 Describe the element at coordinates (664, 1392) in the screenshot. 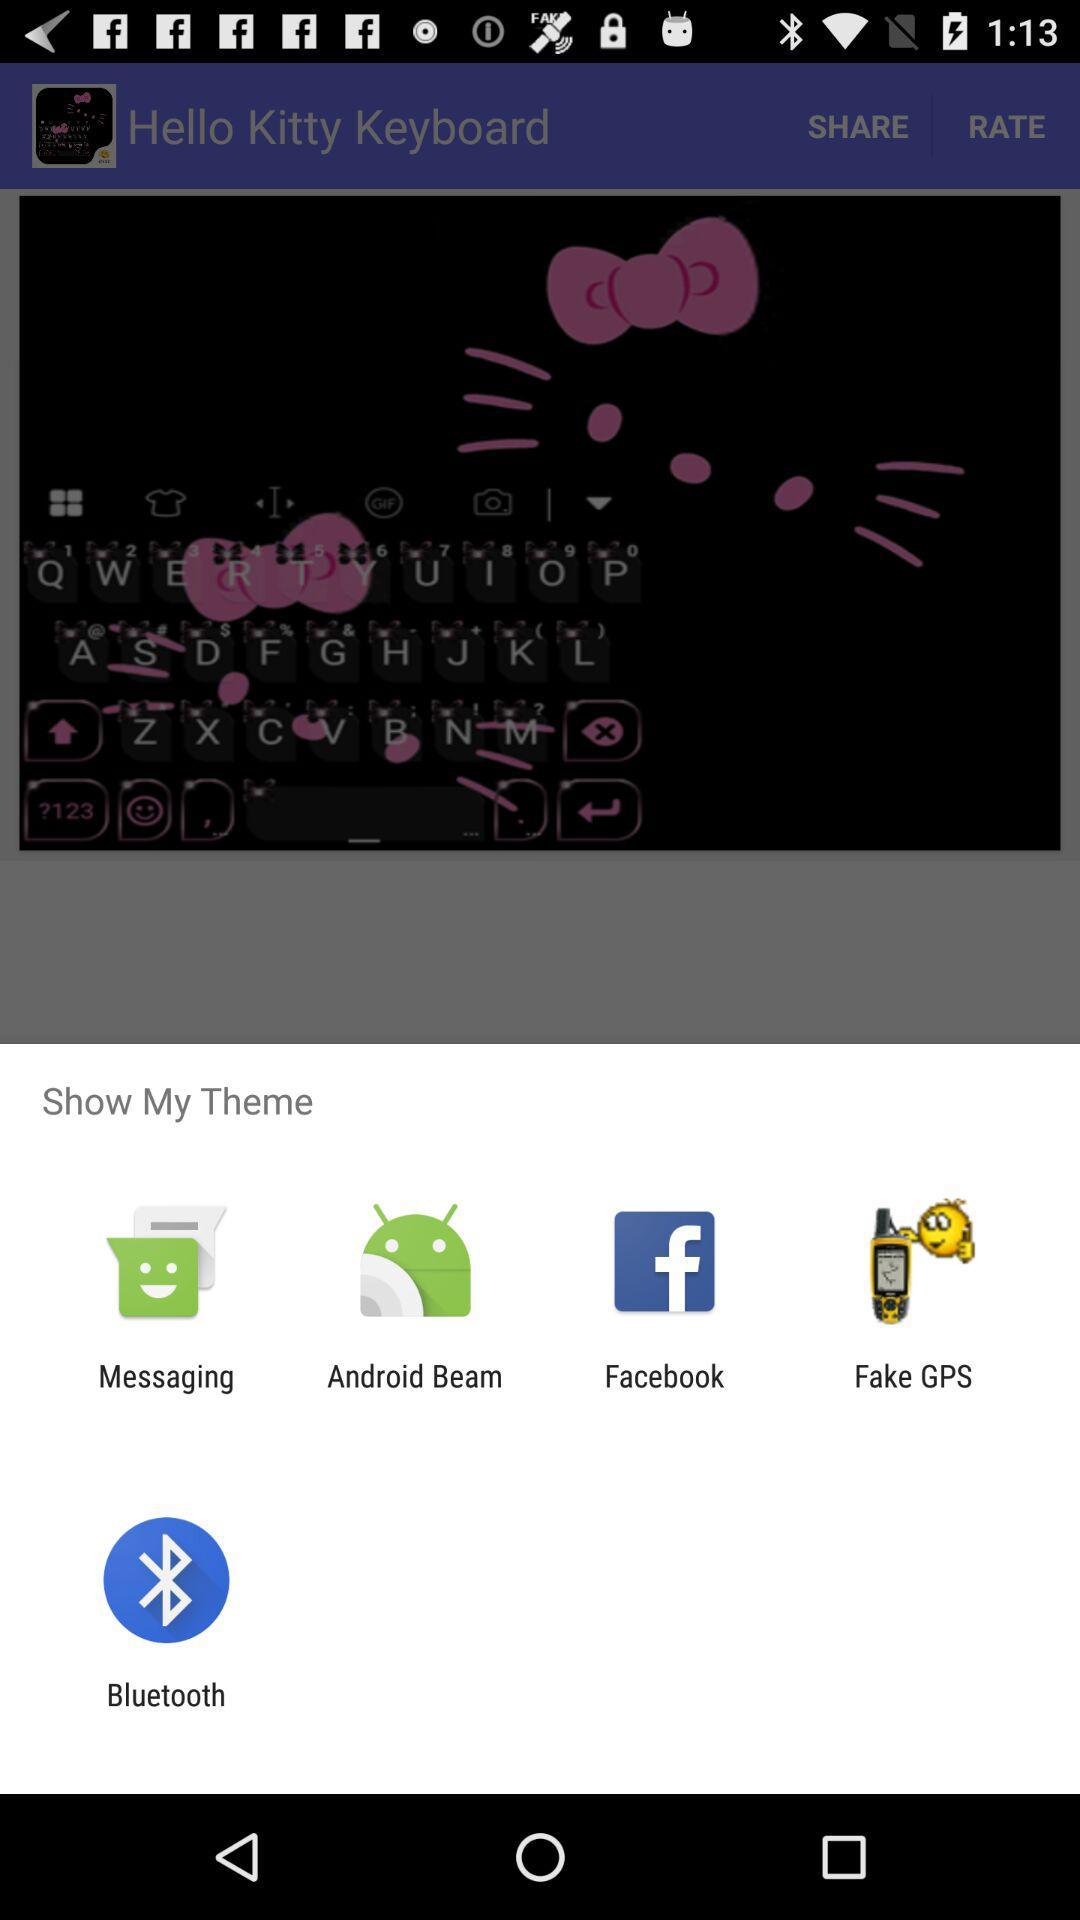

I see `item next to the android beam app` at that location.